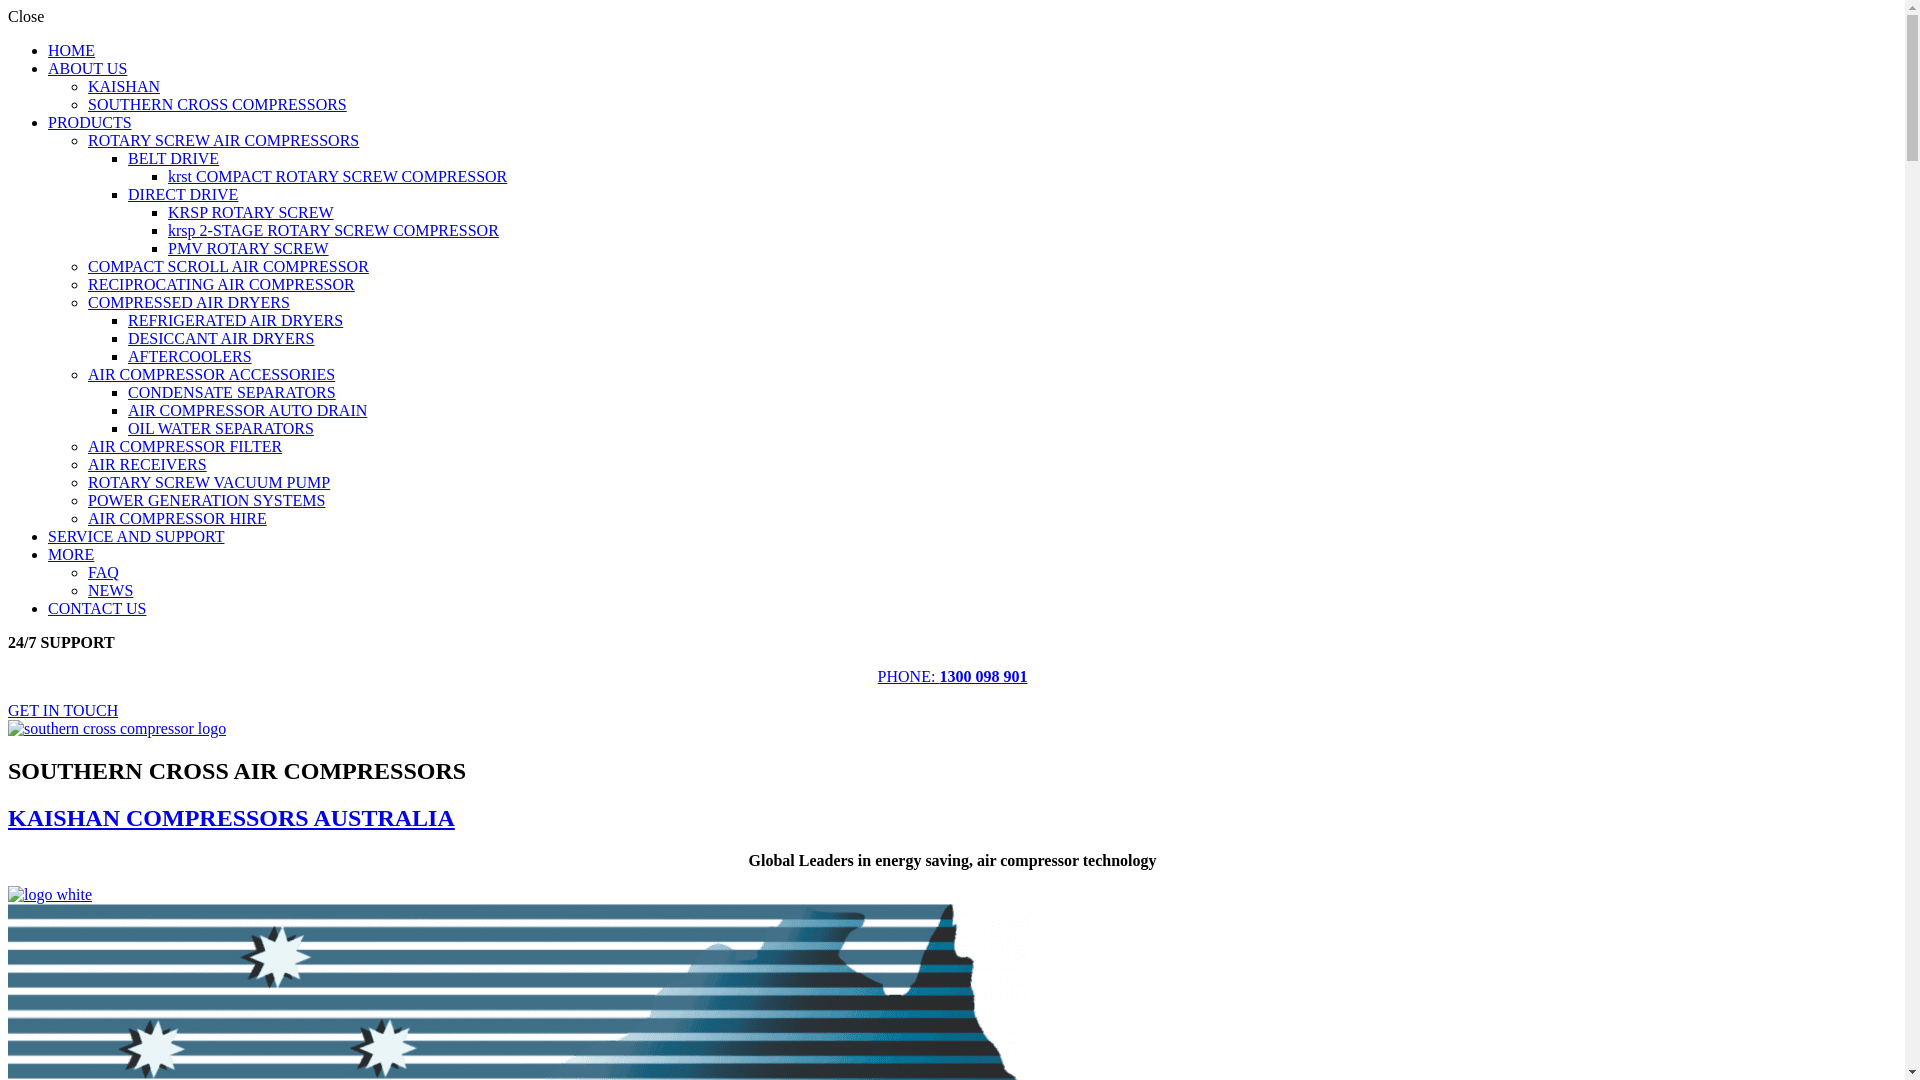  What do you see at coordinates (71, 49) in the screenshot?
I see `'HOME'` at bounding box center [71, 49].